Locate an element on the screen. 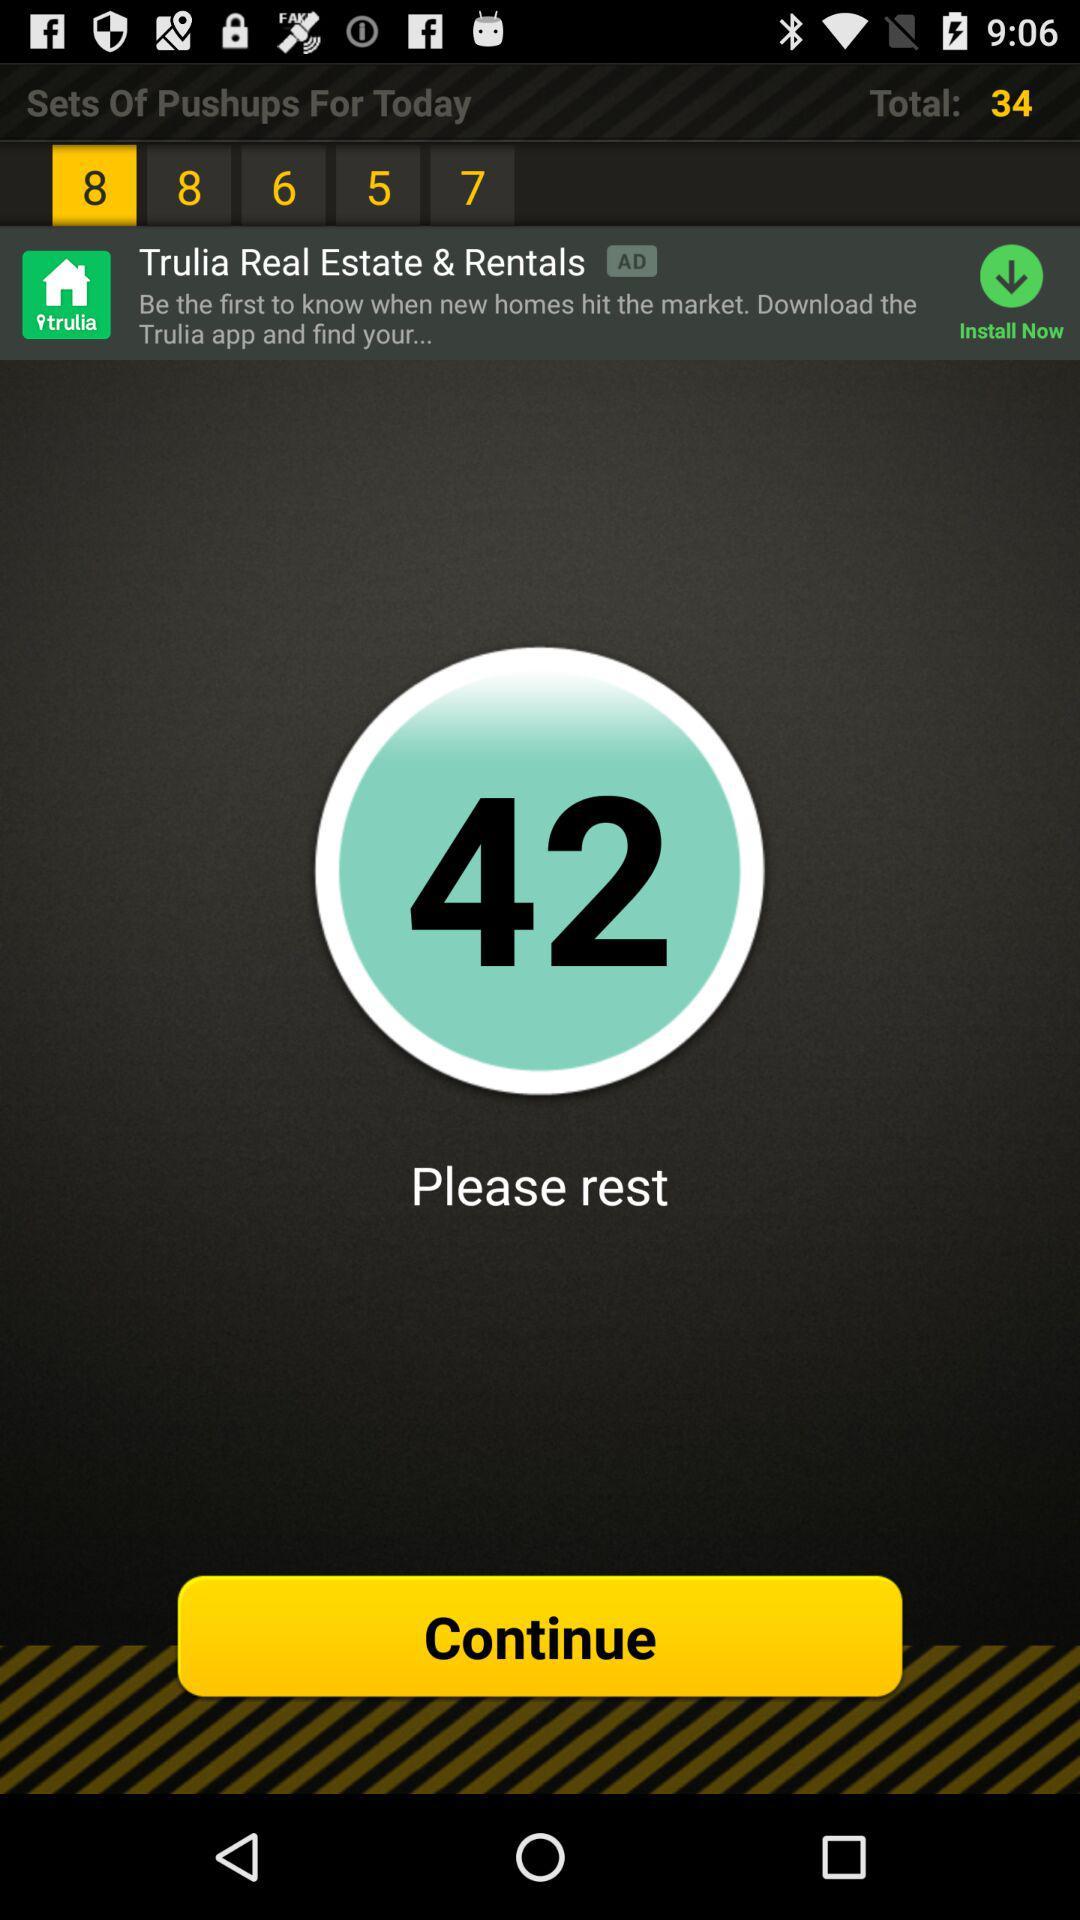  the icon next to the install now app is located at coordinates (537, 317).